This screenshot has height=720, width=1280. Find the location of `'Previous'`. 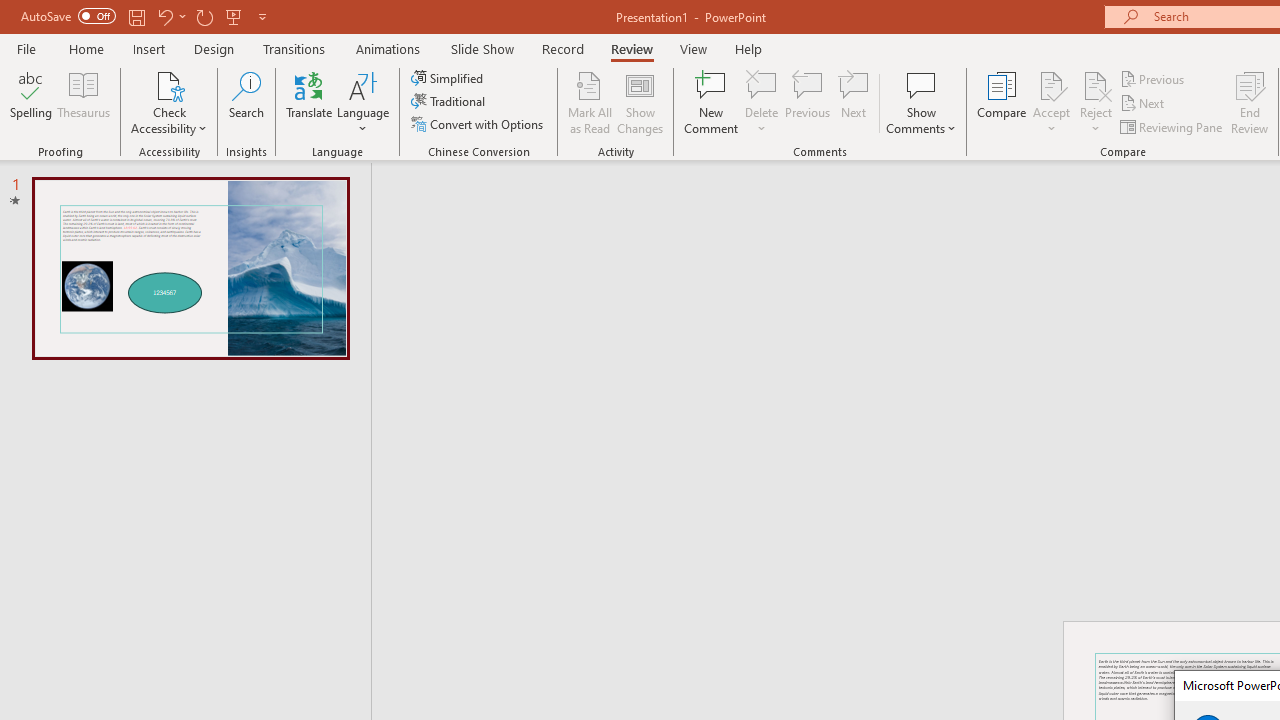

'Previous' is located at coordinates (1153, 78).